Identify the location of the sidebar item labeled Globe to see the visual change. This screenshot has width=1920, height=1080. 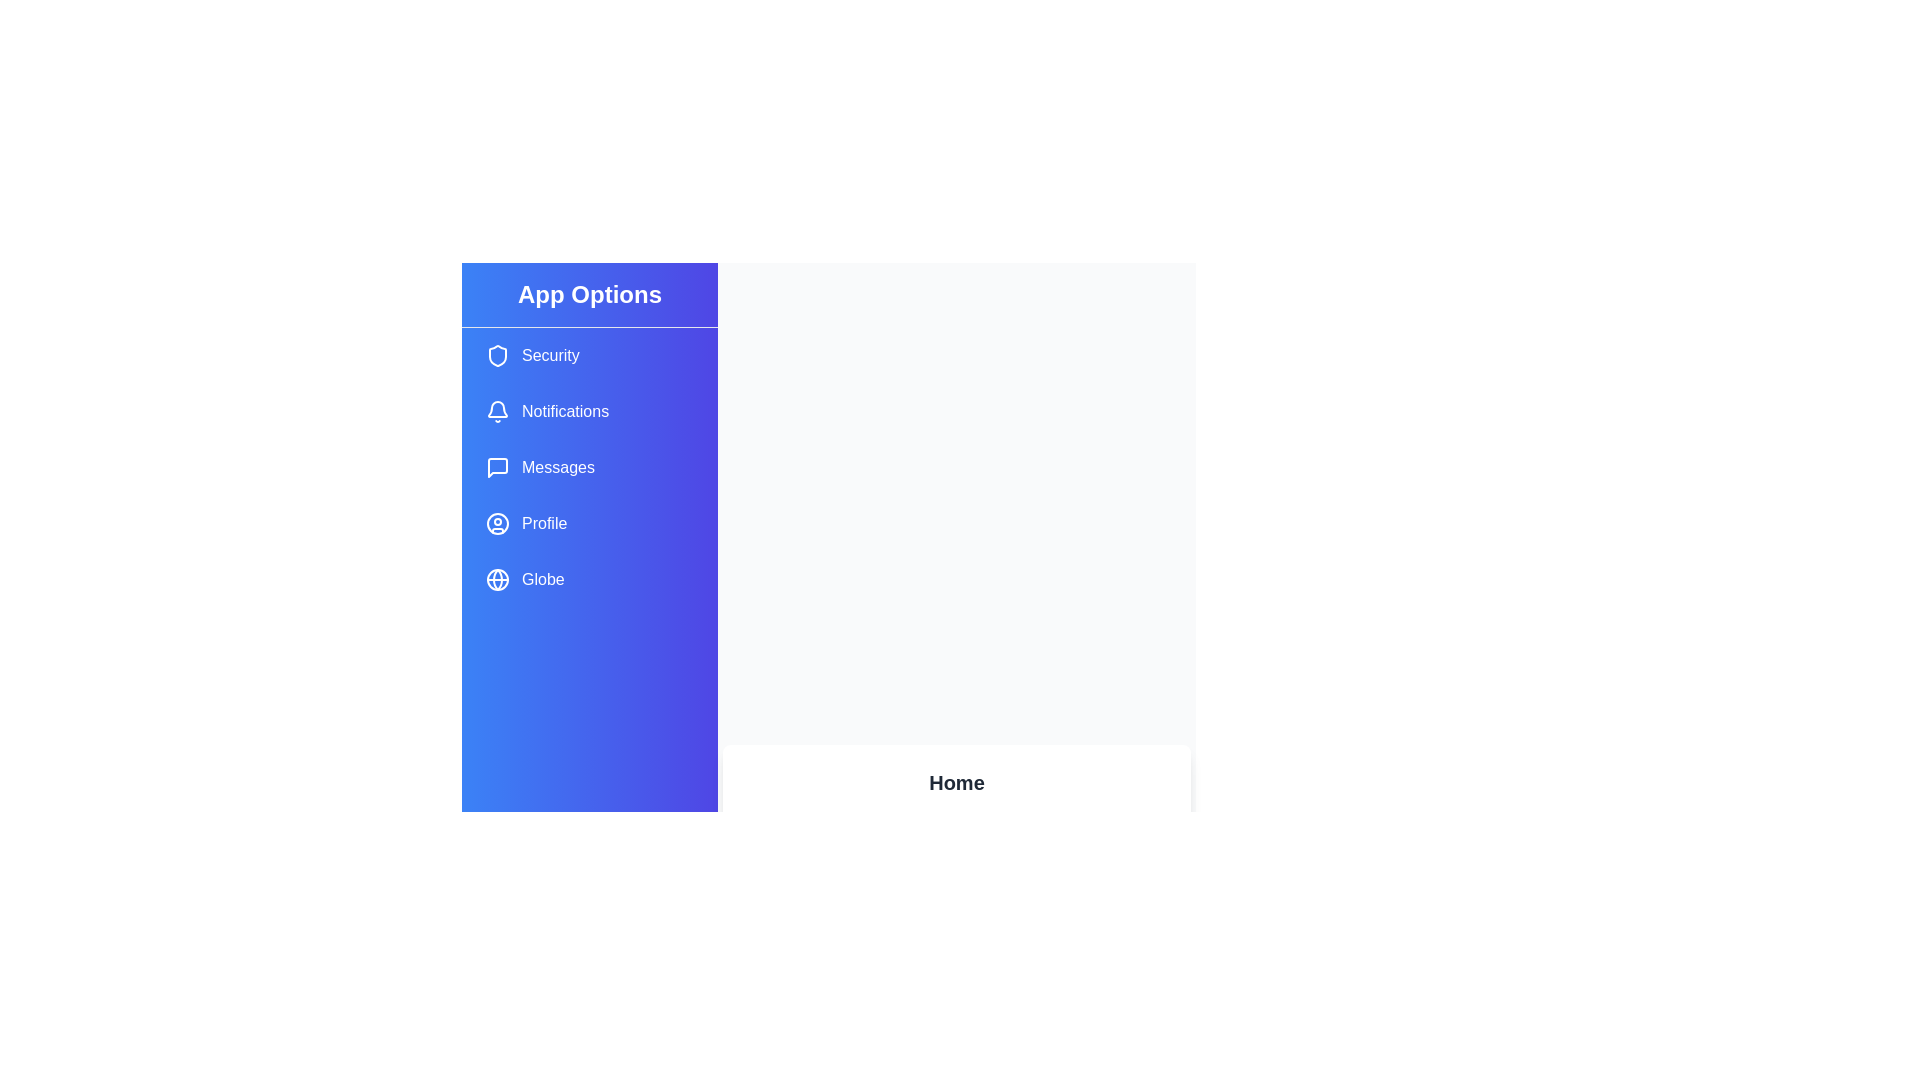
(589, 579).